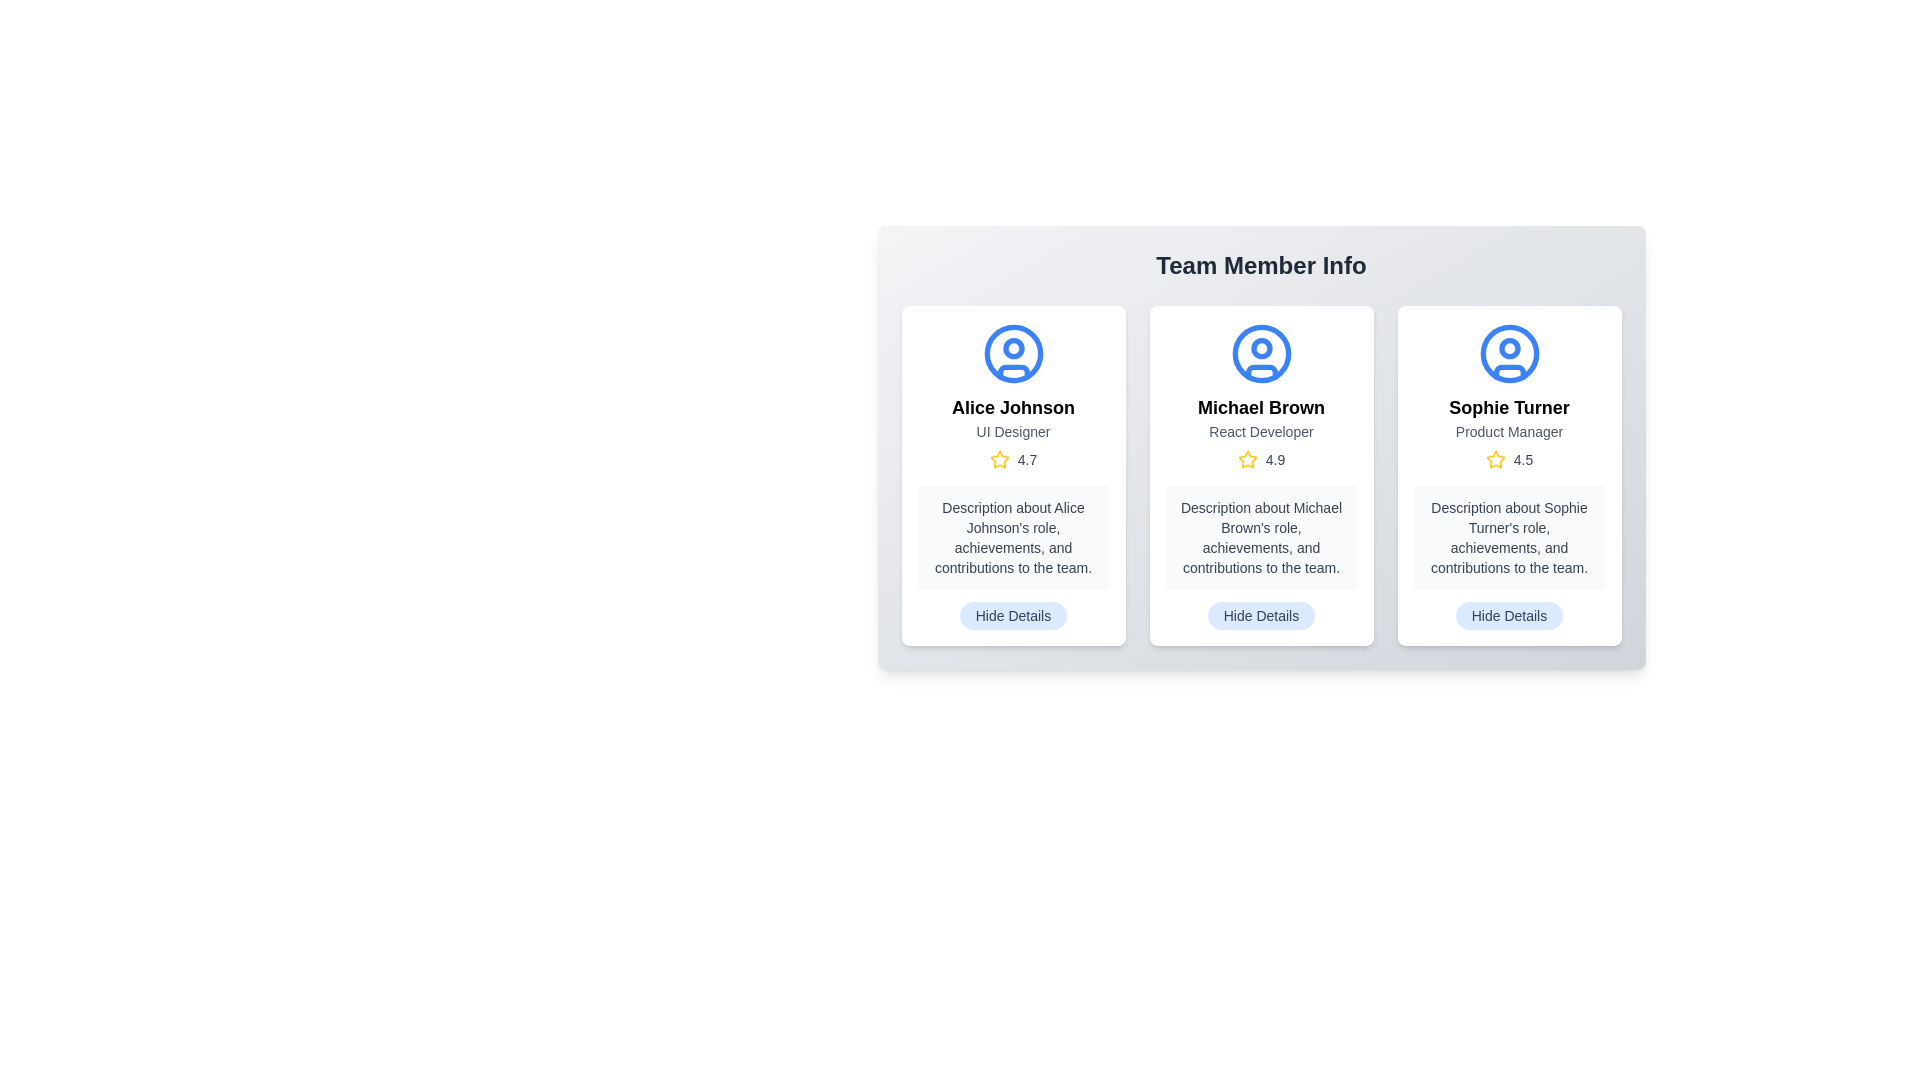 This screenshot has width=1920, height=1080. Describe the element at coordinates (1509, 431) in the screenshot. I see `the text label describing the role or title of 'Sophie Turner' within the team, located in the third column of the 'Team Member Info' grid, positioned below her name and above the rating section` at that location.